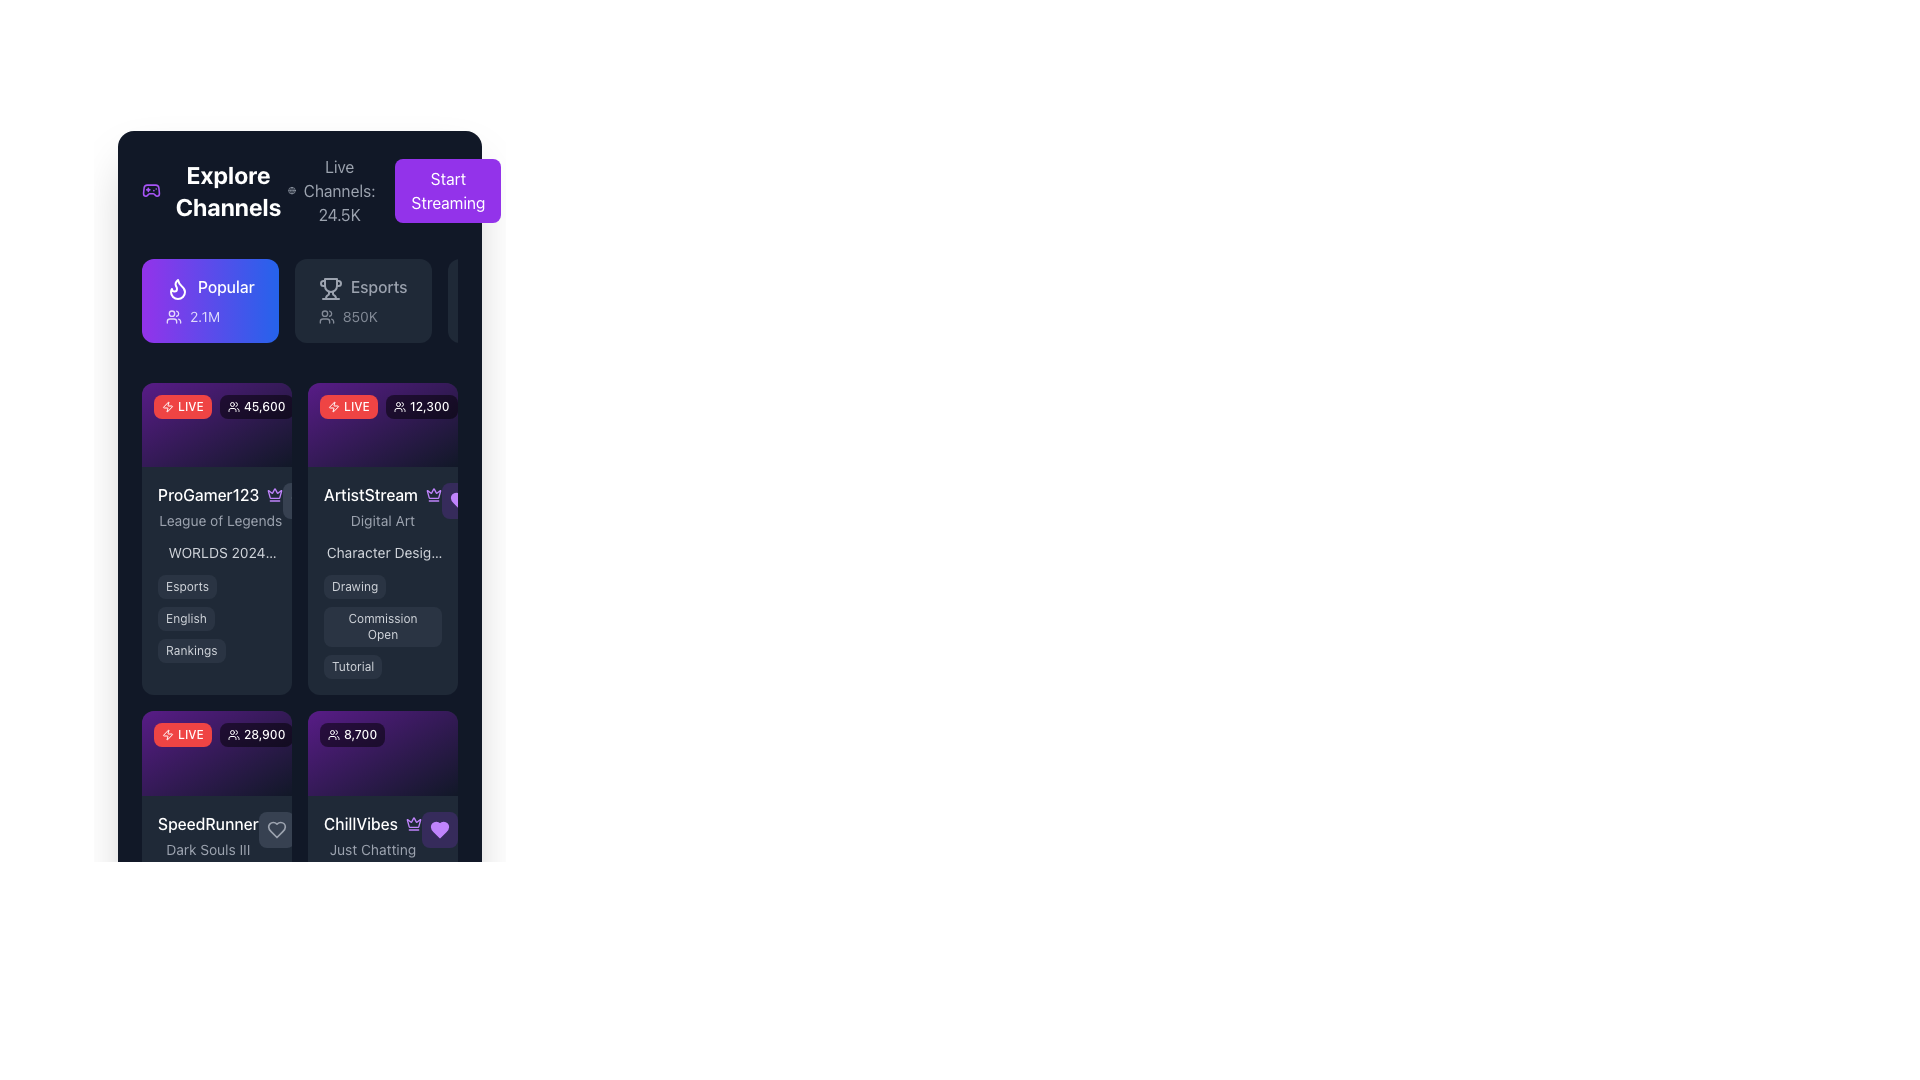 The width and height of the screenshot is (1920, 1080). What do you see at coordinates (370, 495) in the screenshot?
I see `the Text Label displaying 'ArtistStream', which is styled with a white font on a dark background and positioned in the center top area of its card` at bounding box center [370, 495].